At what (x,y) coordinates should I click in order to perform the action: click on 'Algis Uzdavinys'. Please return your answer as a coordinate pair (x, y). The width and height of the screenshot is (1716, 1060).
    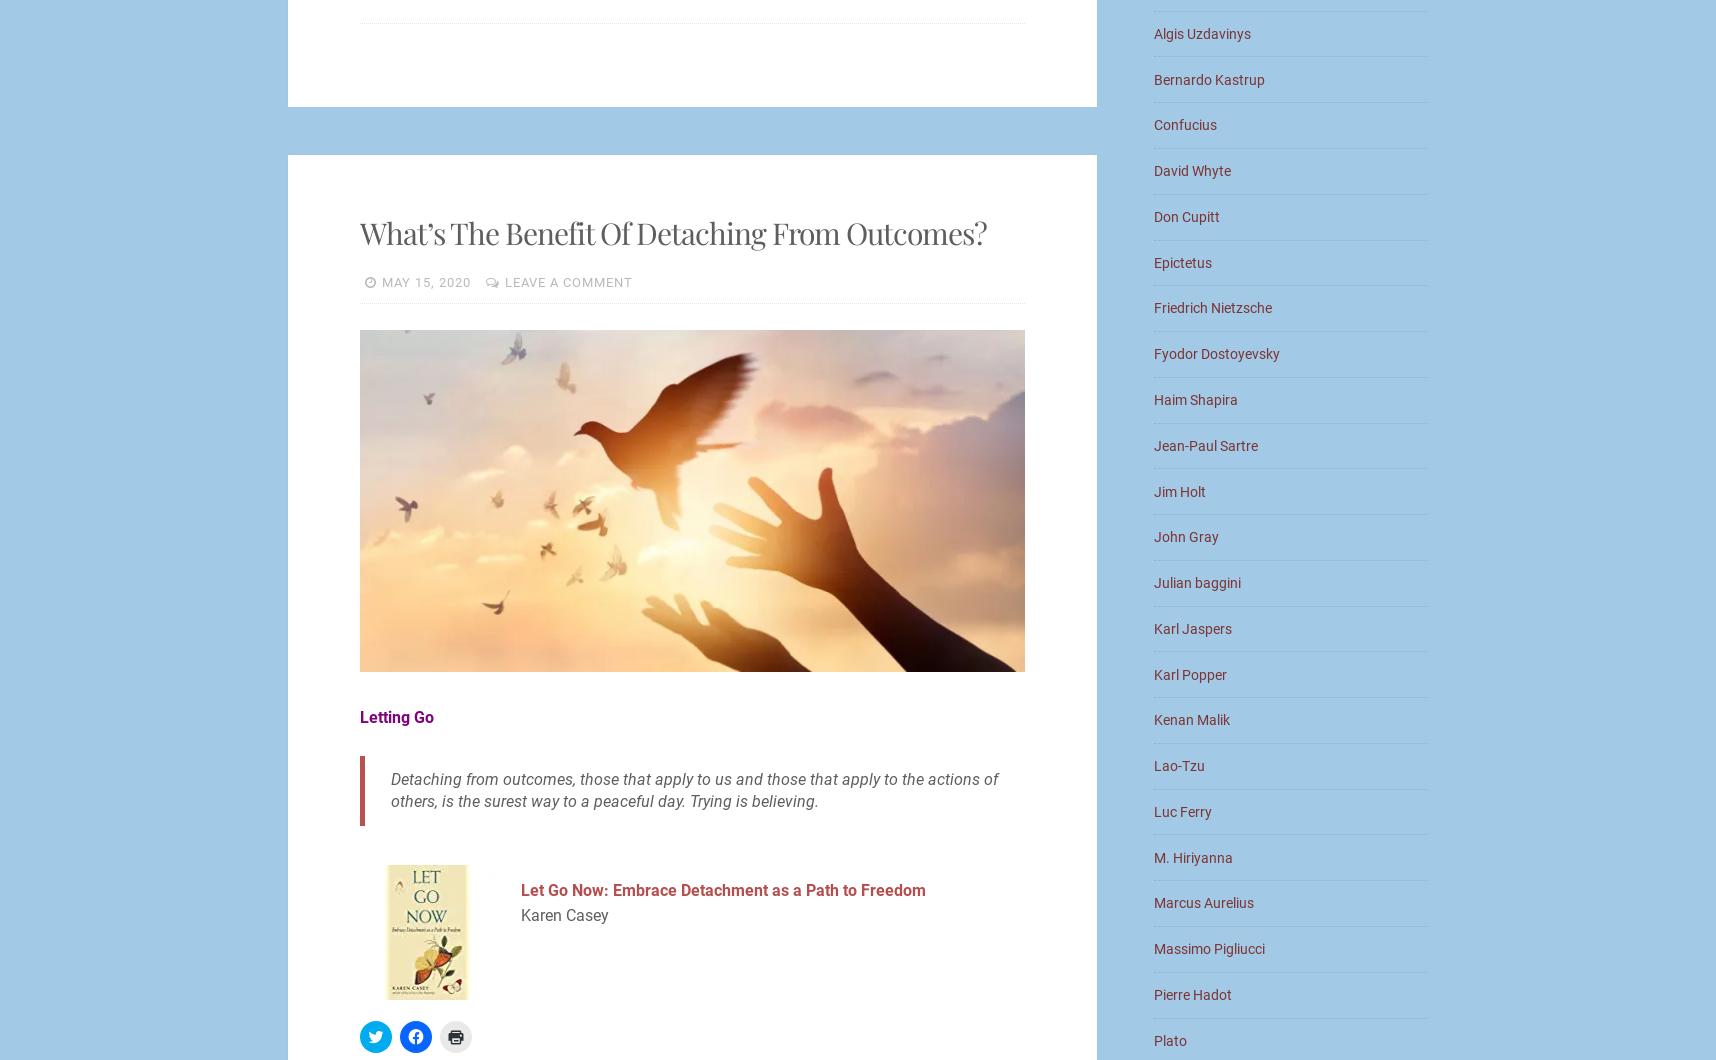
    Looking at the image, I should click on (1202, 32).